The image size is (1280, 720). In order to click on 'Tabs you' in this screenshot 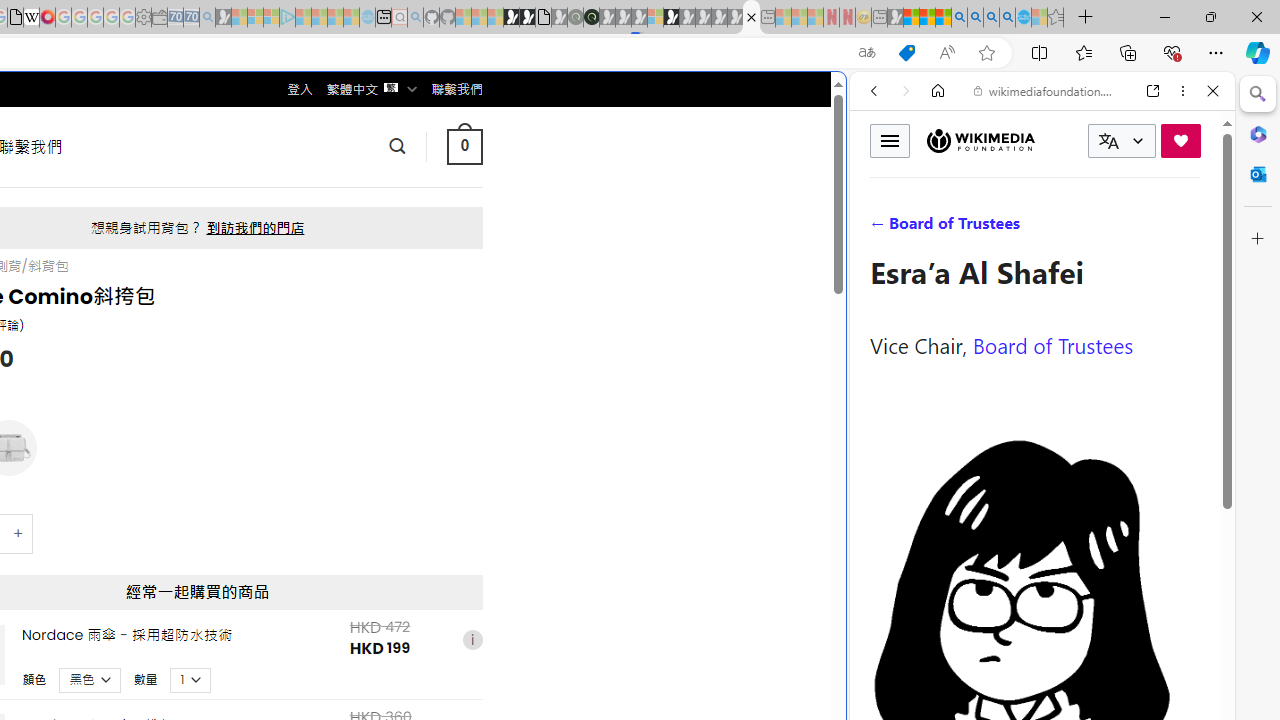, I will do `click(276, 265)`.